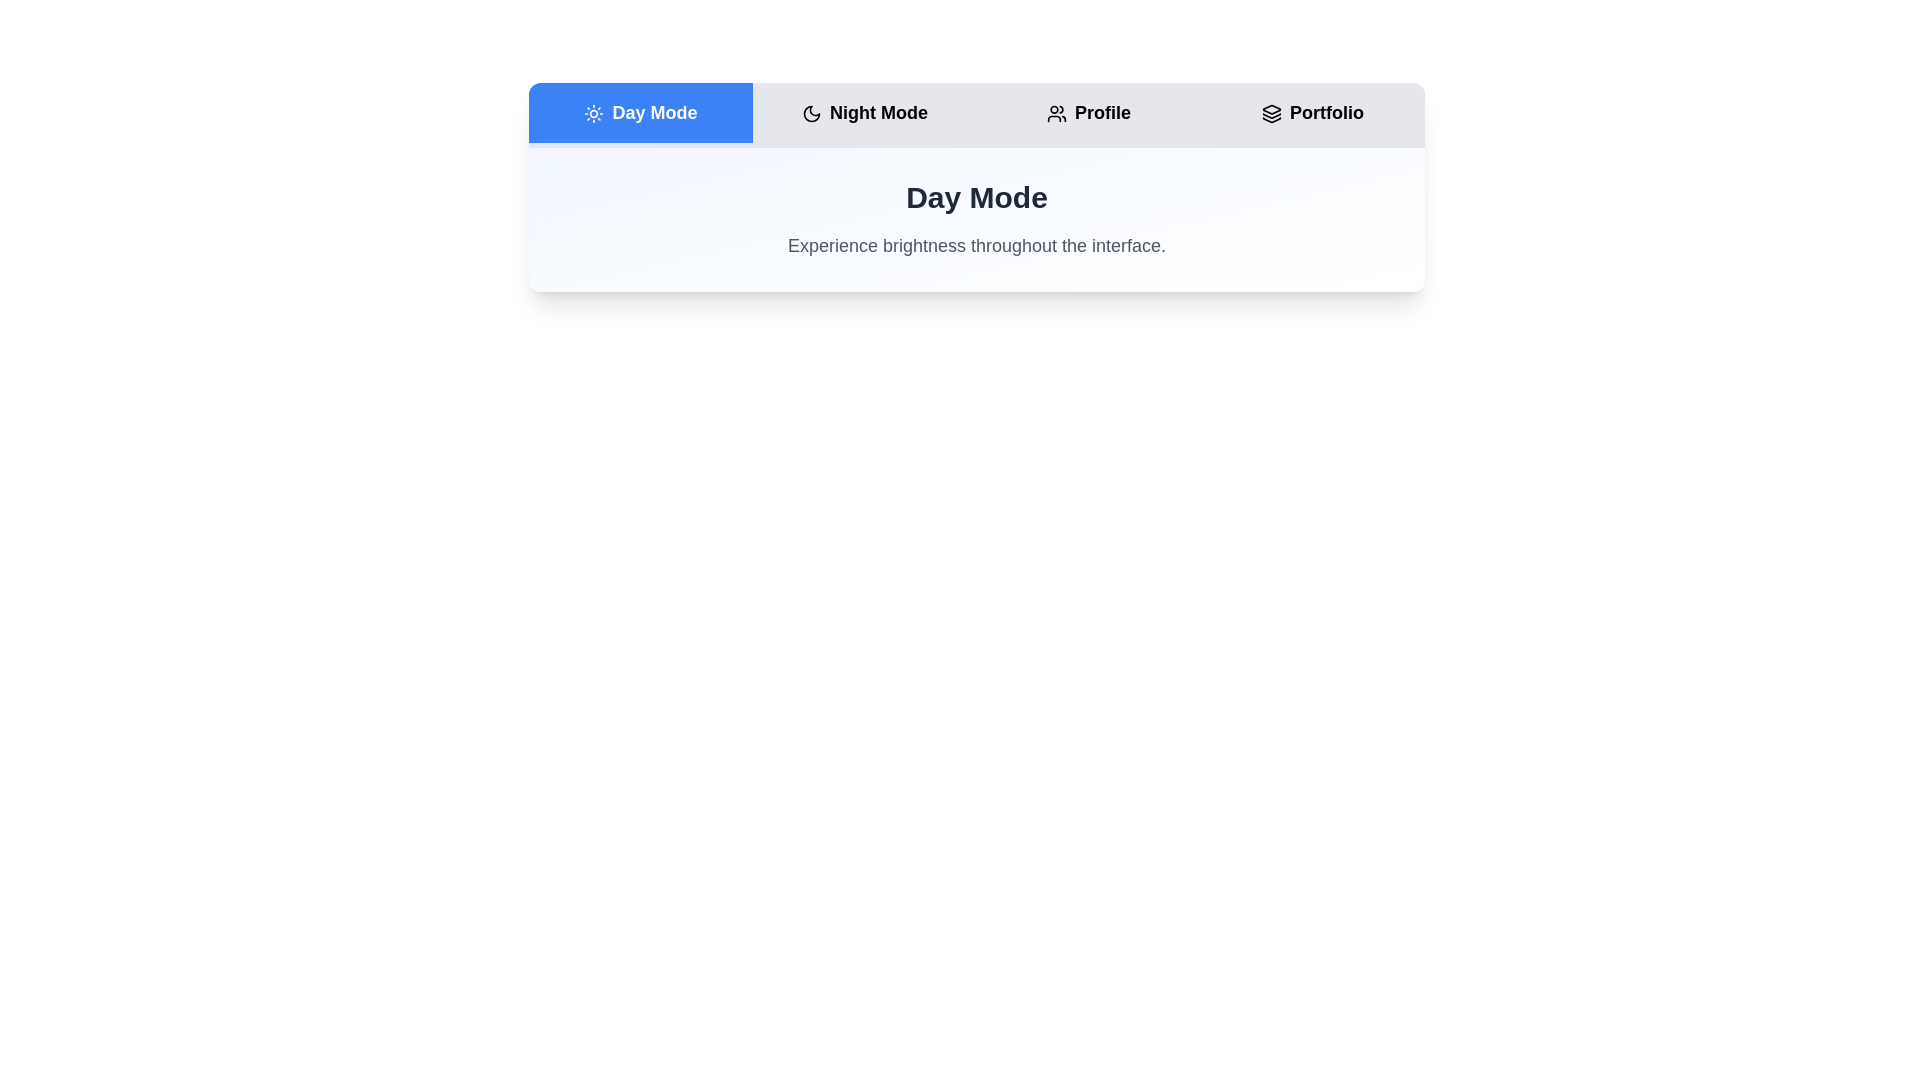 The height and width of the screenshot is (1080, 1920). Describe the element at coordinates (1313, 112) in the screenshot. I see `the tab labeled Portfolio to observe its hover effect` at that location.